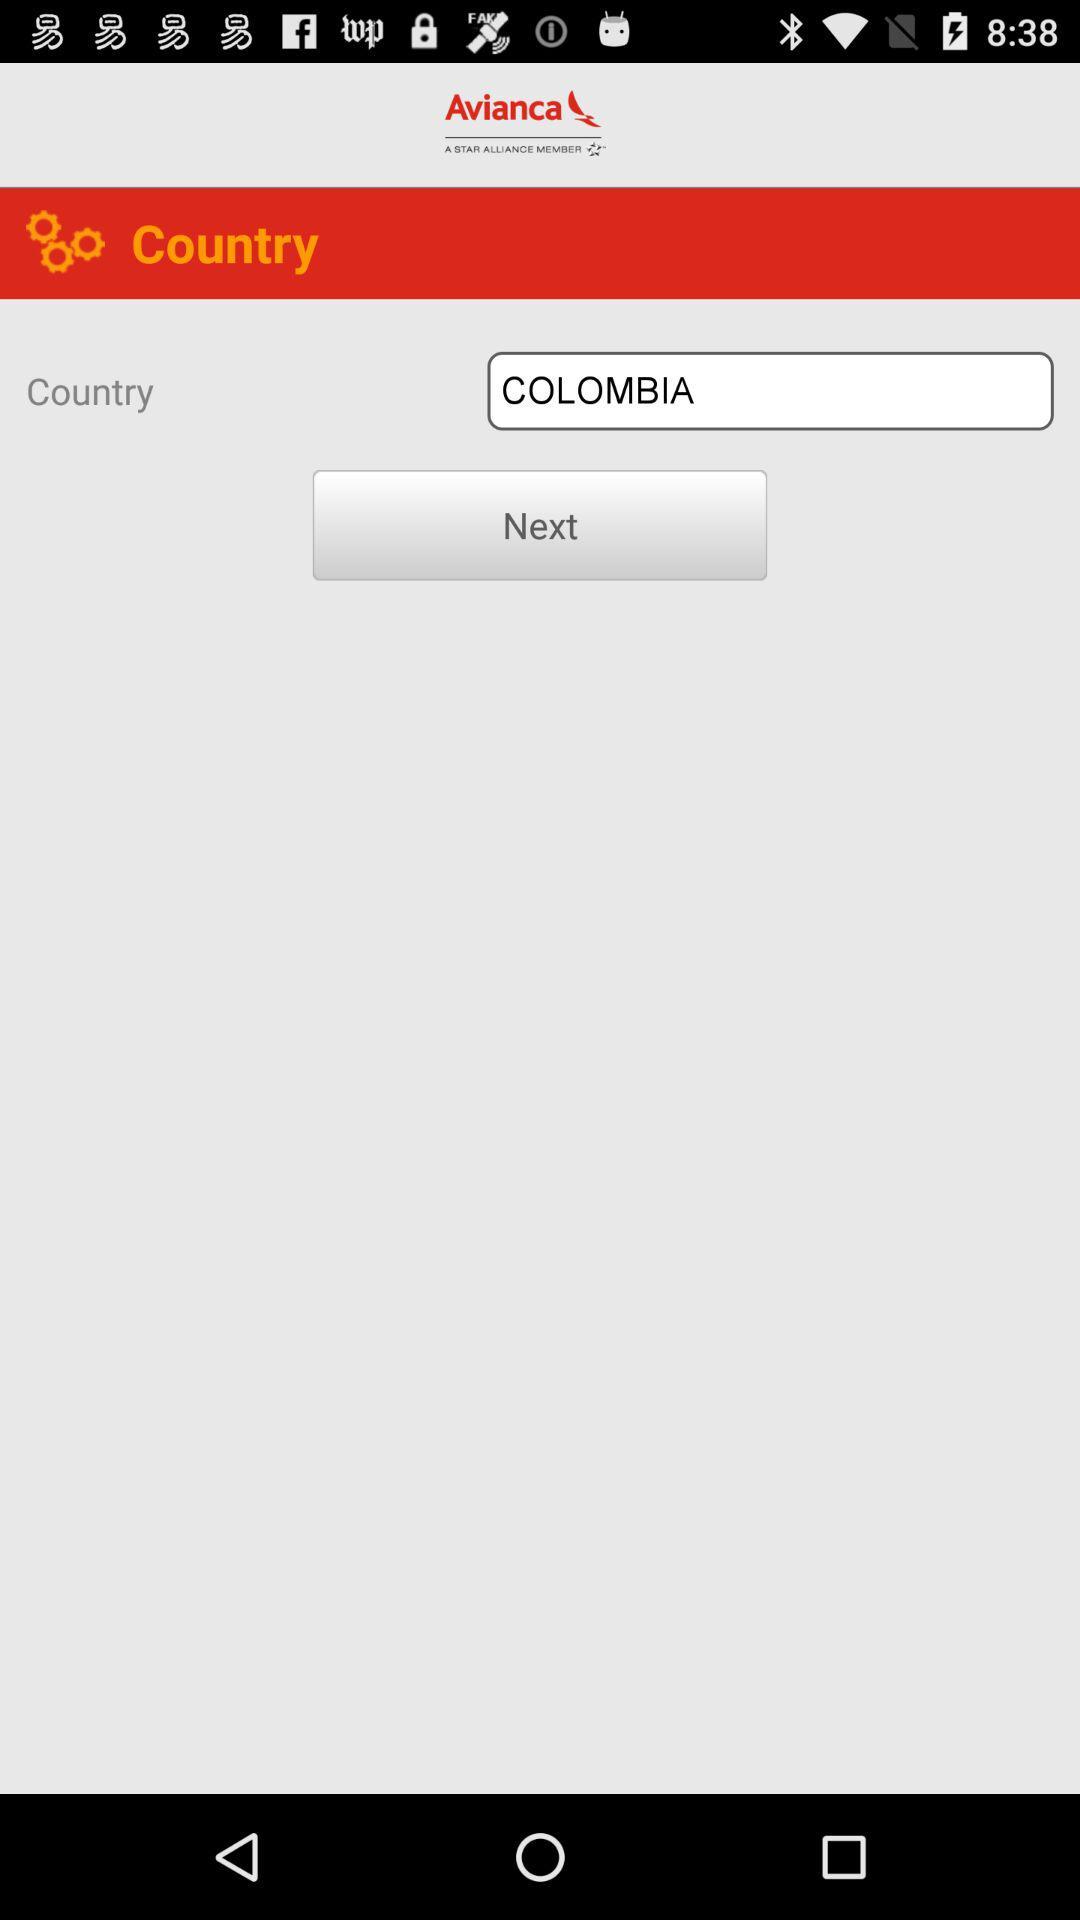 The height and width of the screenshot is (1920, 1080). I want to click on colombia button, so click(769, 391).